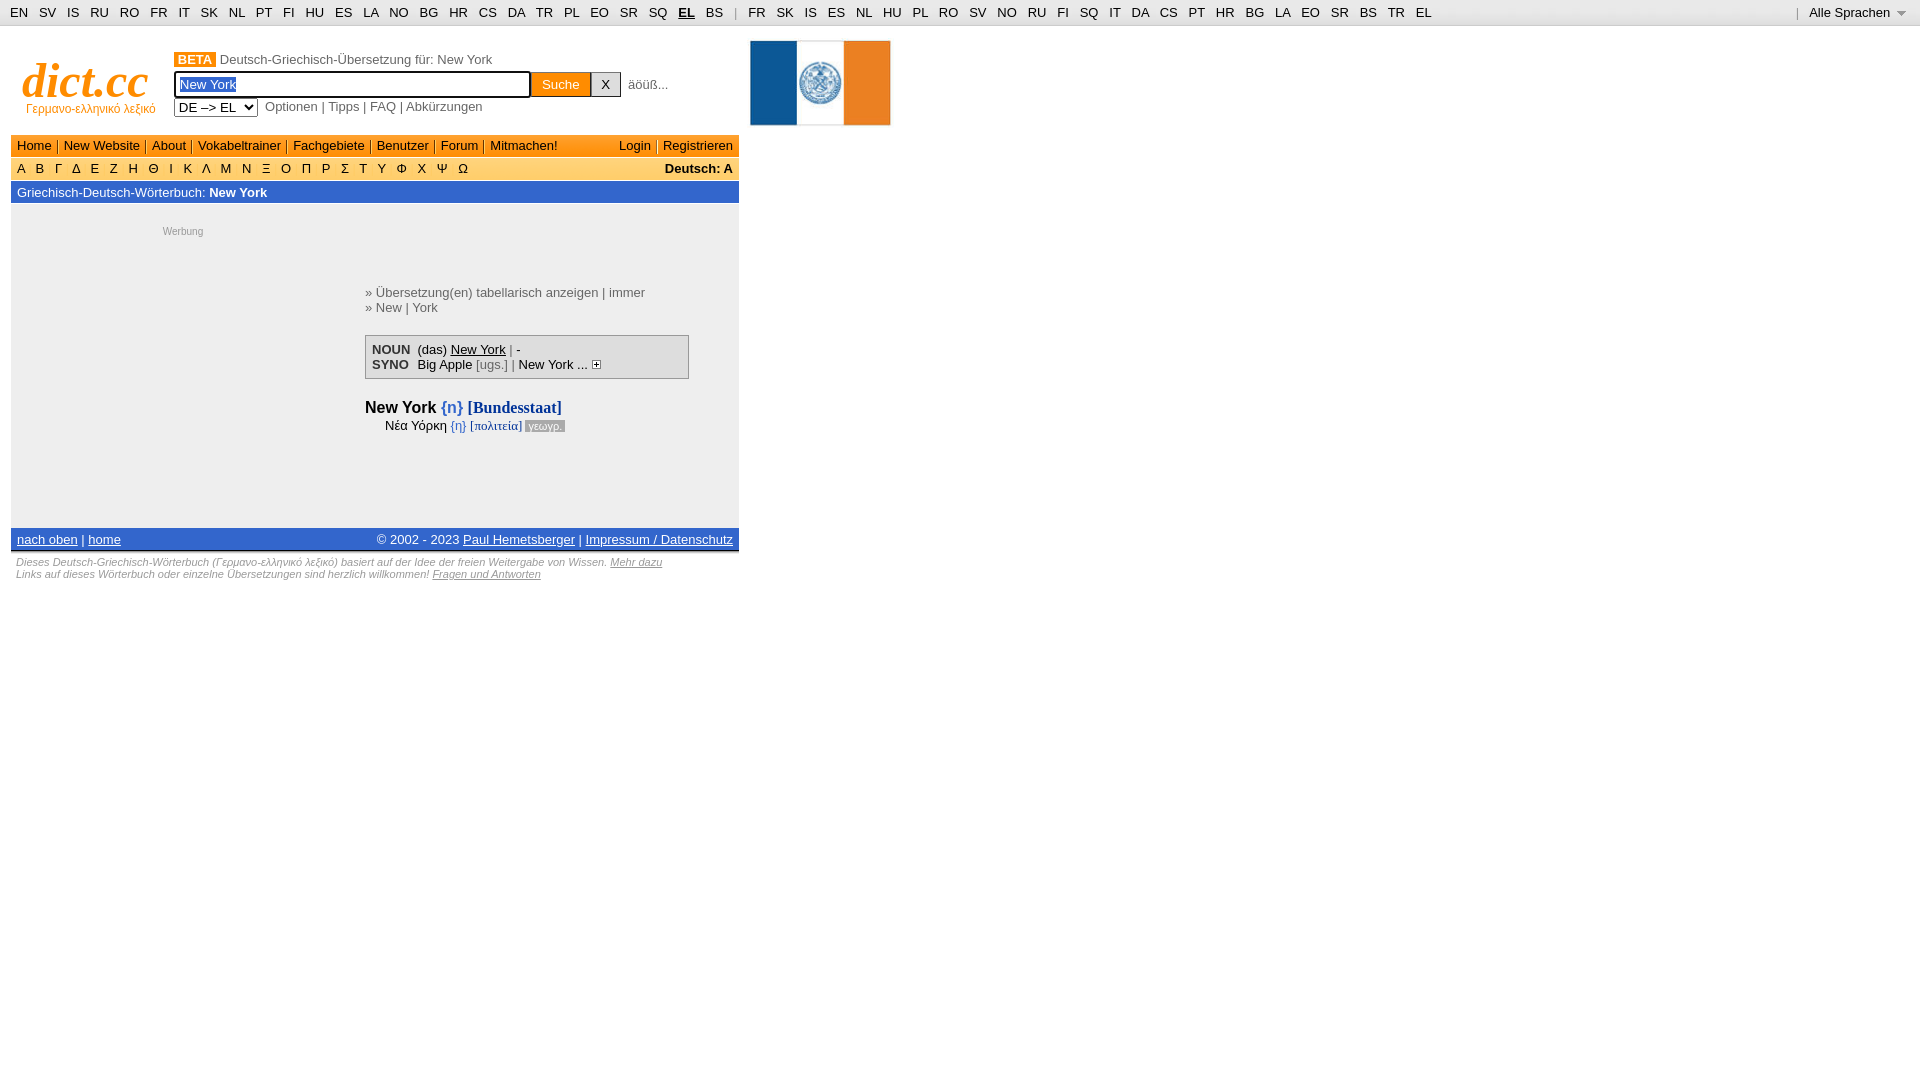 The image size is (1920, 1080). I want to click on 'New', so click(388, 307).